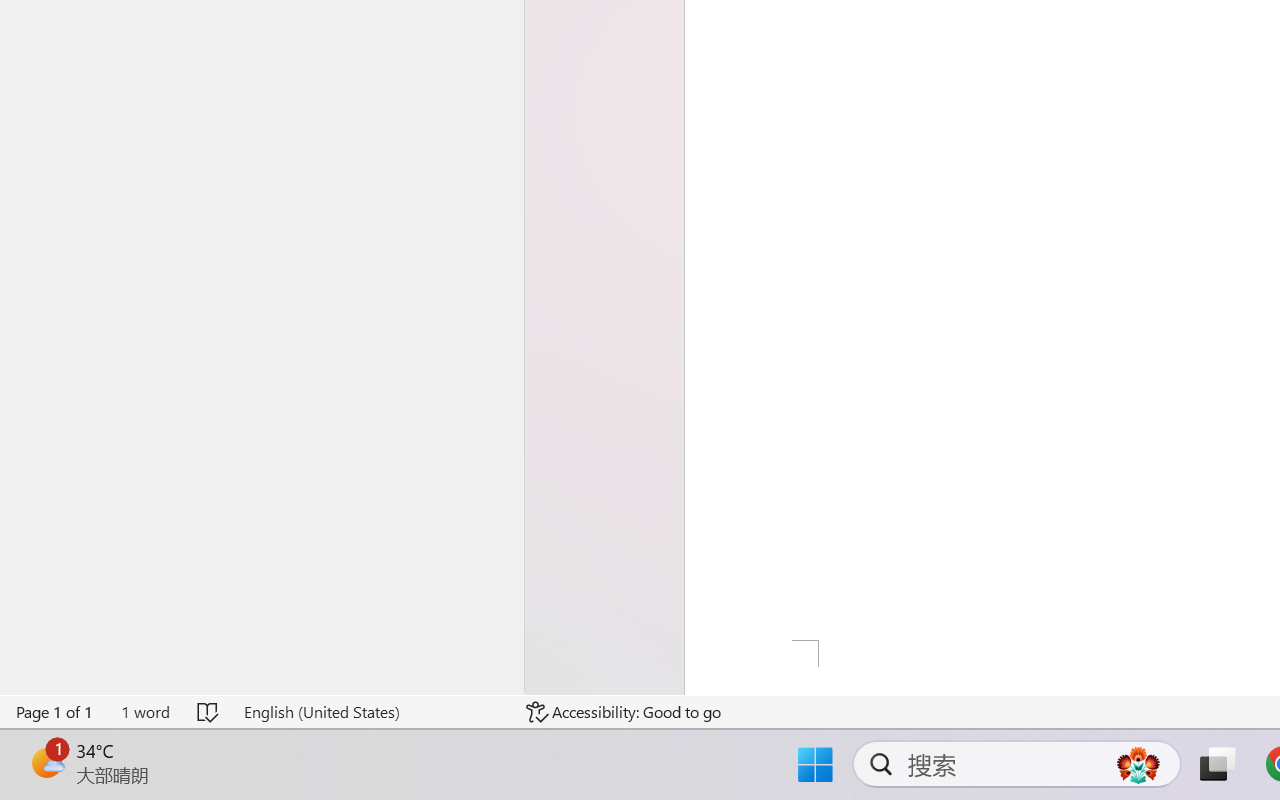  I want to click on 'Page Number Page 1 of 1', so click(55, 711).